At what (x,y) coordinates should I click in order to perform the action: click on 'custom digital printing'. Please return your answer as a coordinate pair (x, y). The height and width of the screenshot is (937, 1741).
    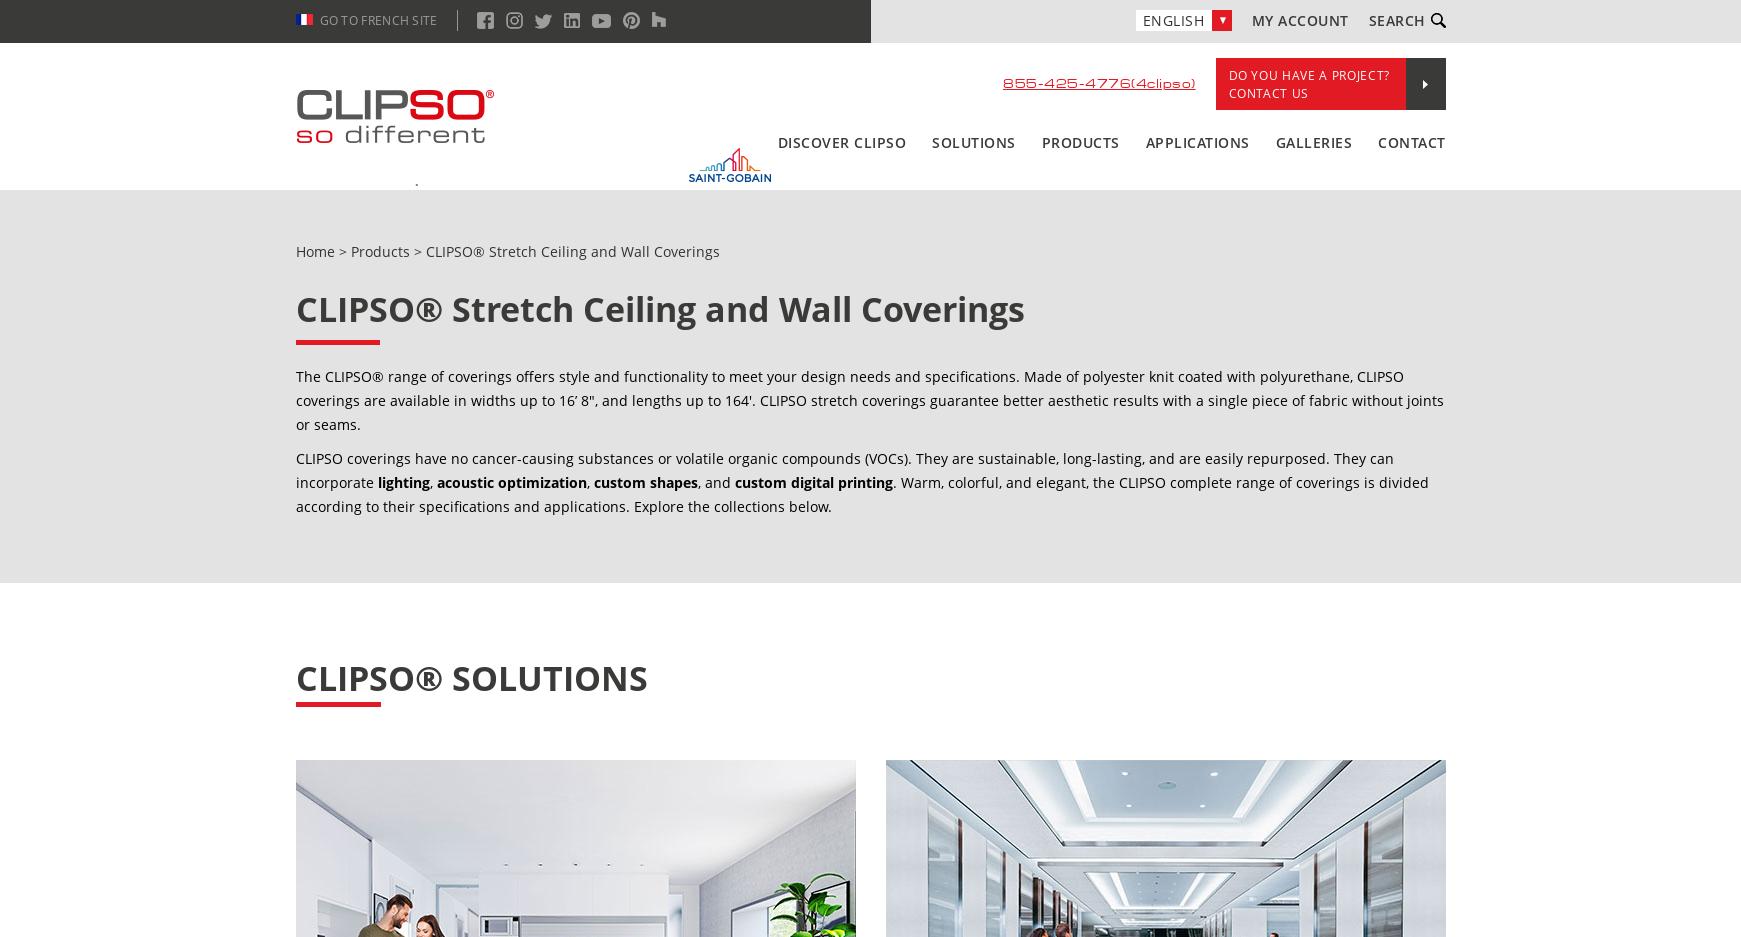
    Looking at the image, I should click on (812, 482).